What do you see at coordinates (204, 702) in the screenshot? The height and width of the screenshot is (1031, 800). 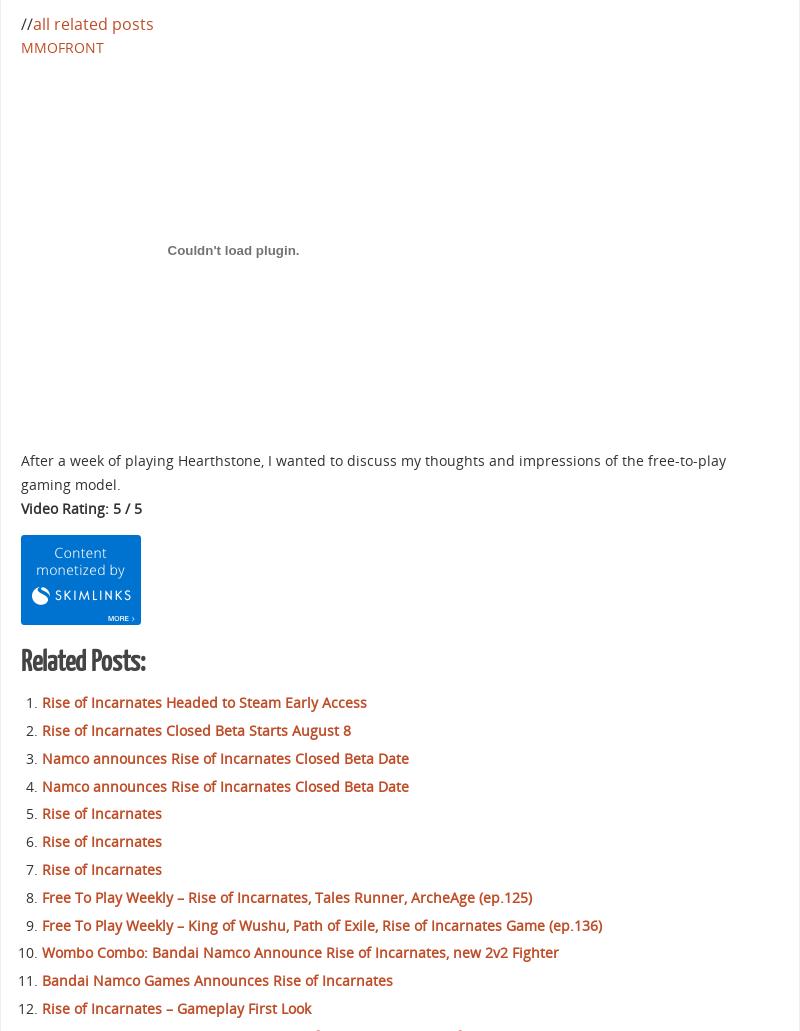 I see `'Rise of Incarnates Headed to Steam Early Access'` at bounding box center [204, 702].